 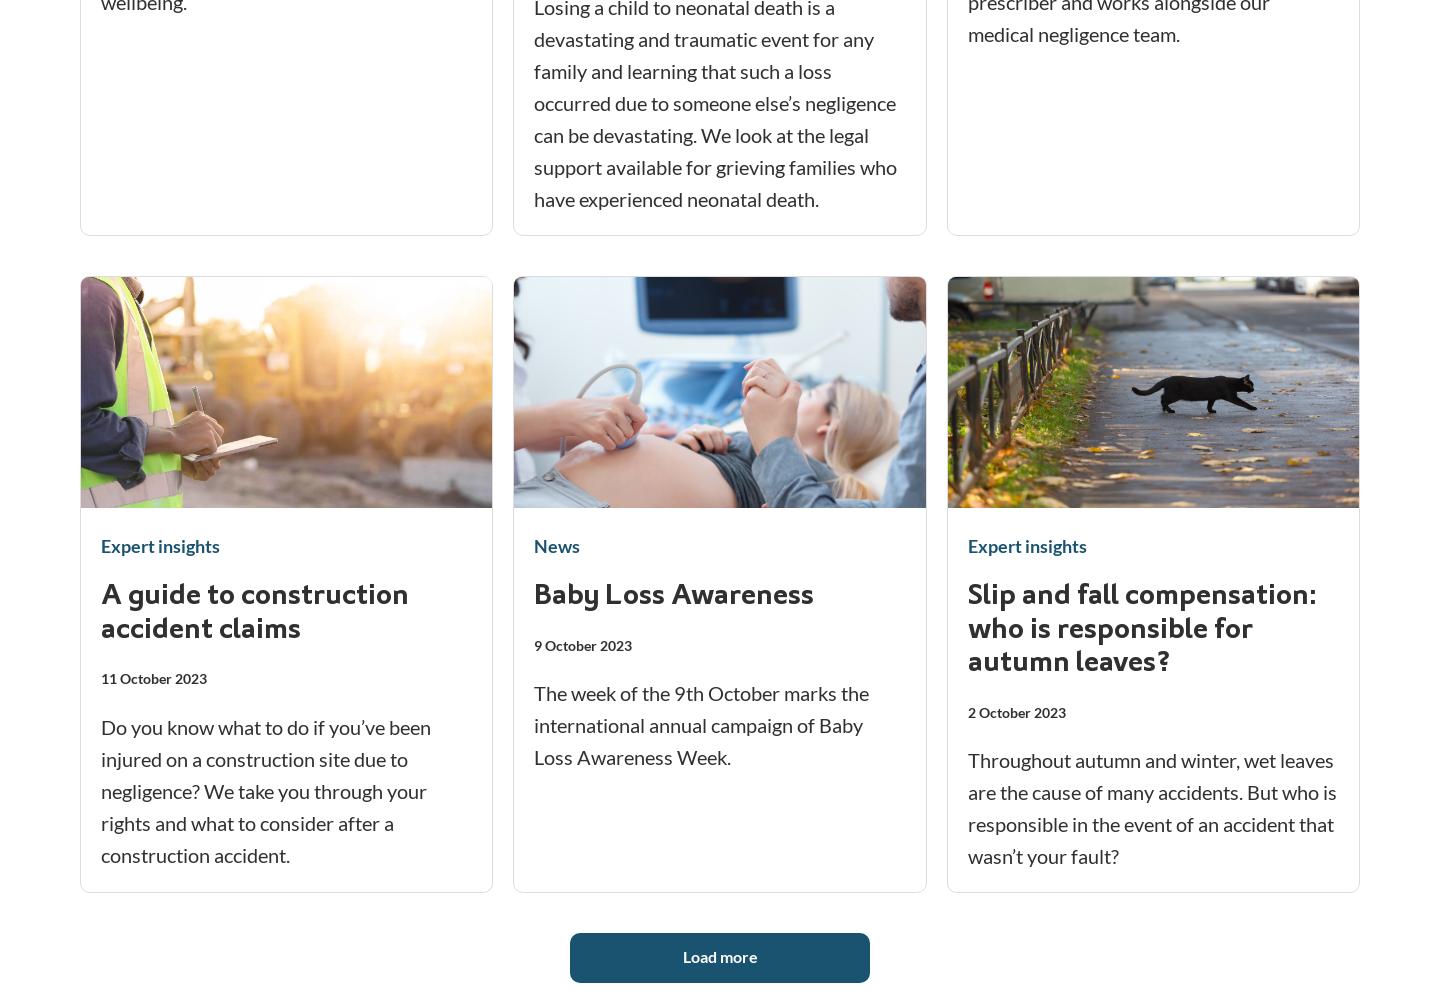 I want to click on 'Slip and fall compensation: who is responsible for autumn leaves?', so click(x=965, y=629).